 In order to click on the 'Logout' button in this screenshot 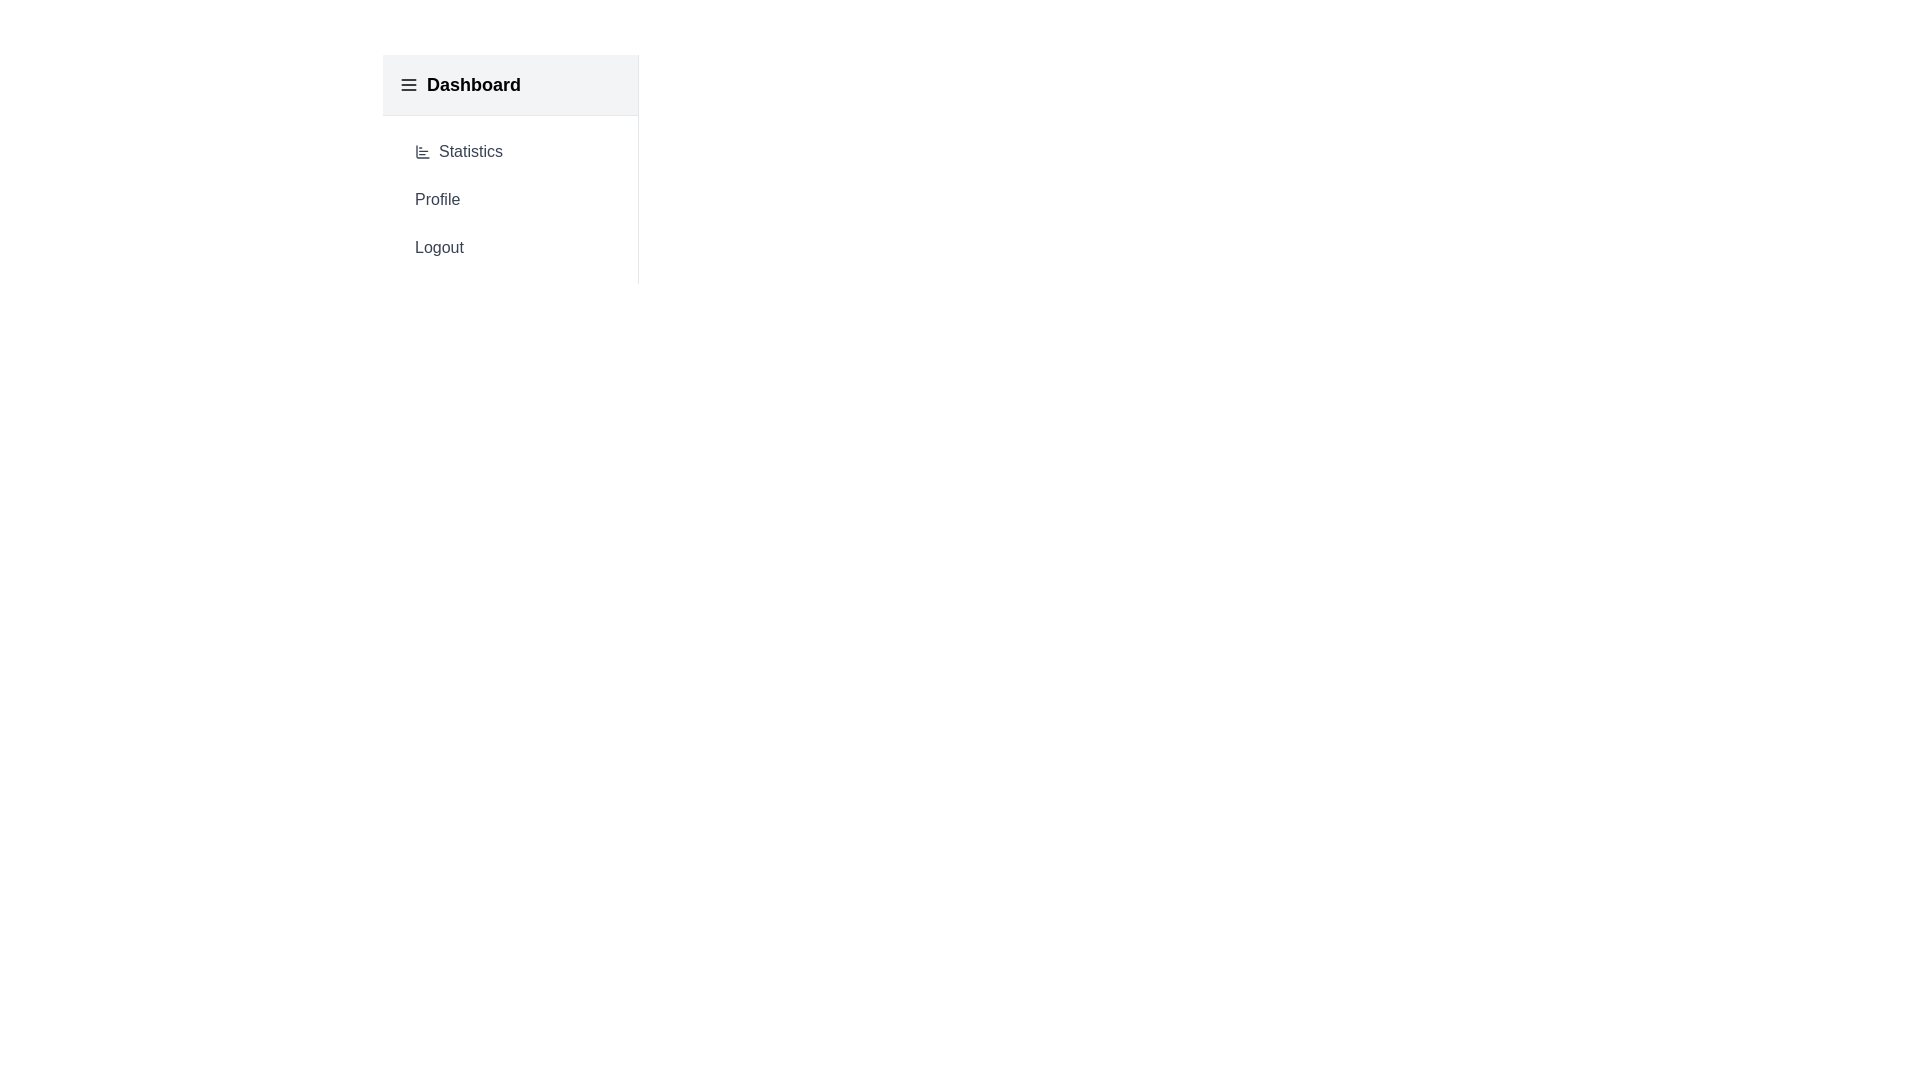, I will do `click(510, 246)`.